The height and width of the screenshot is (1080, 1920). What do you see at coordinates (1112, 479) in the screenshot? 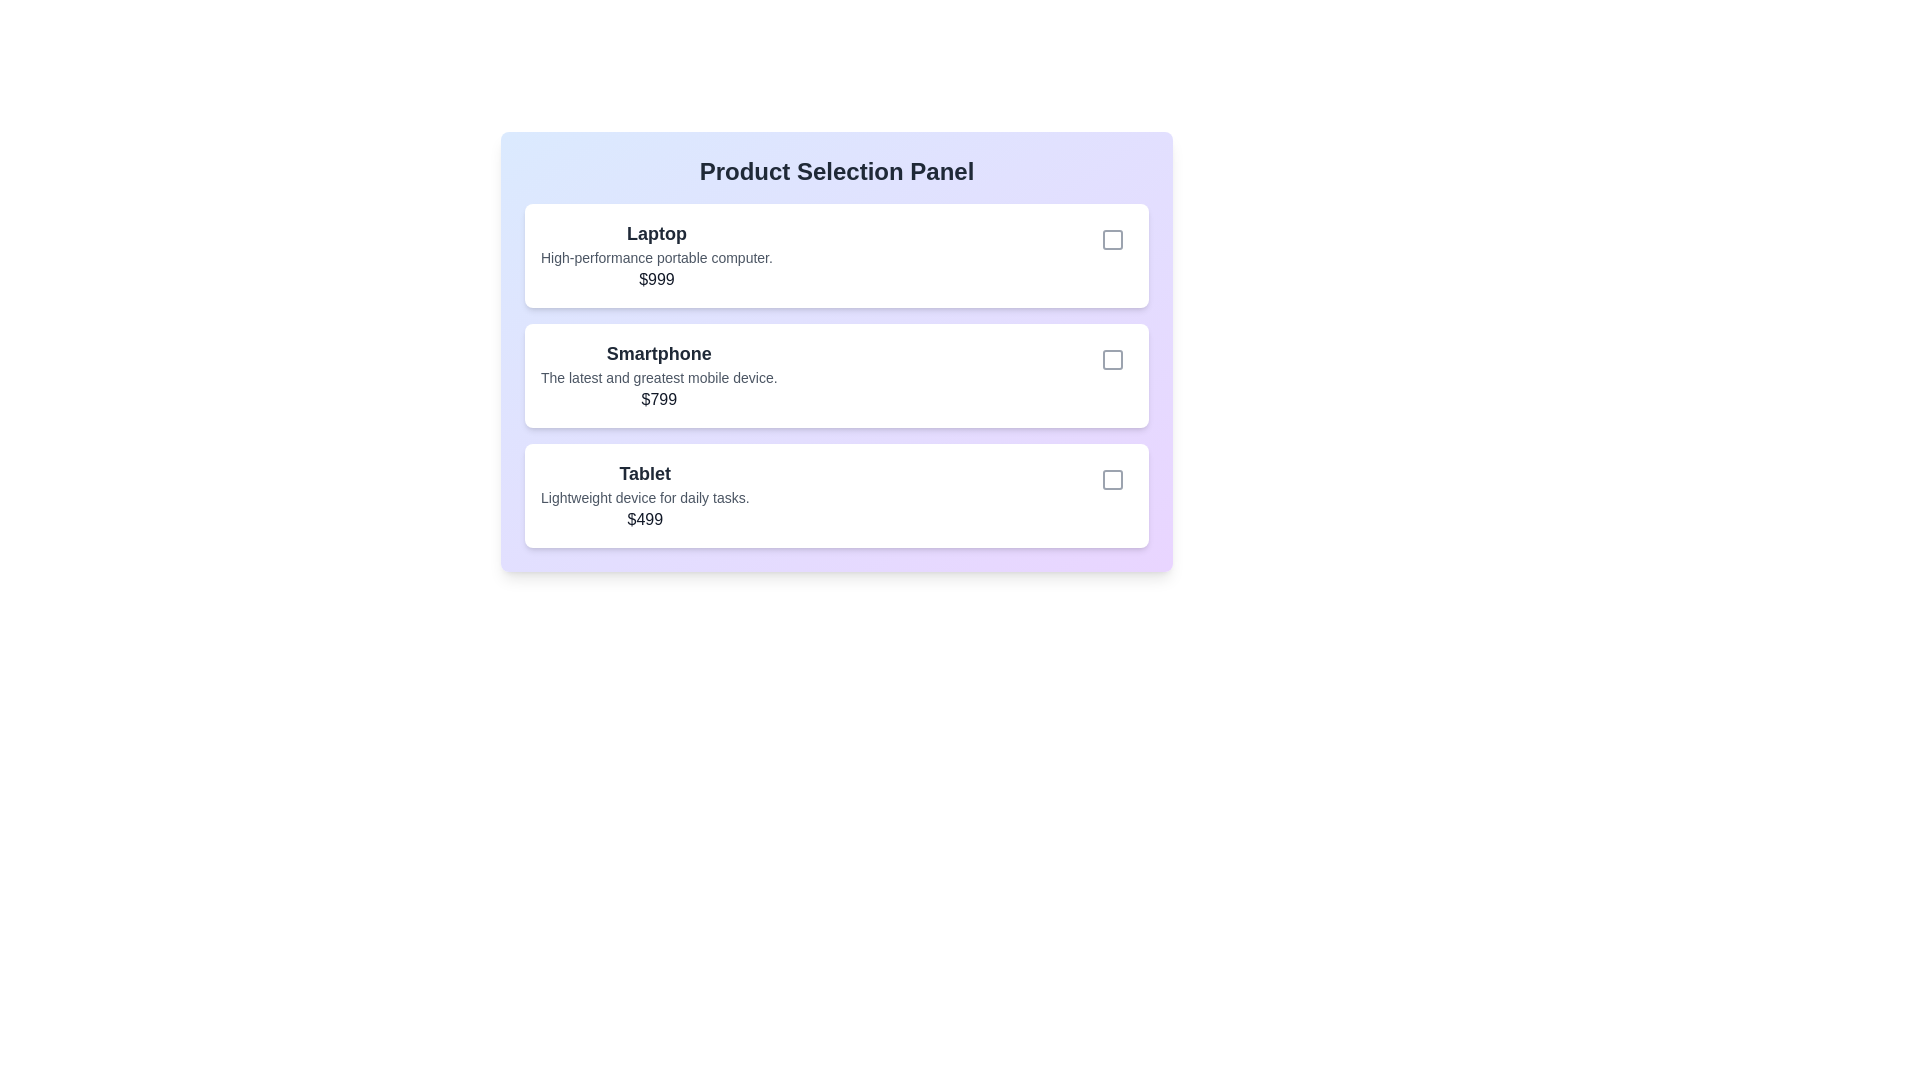
I see `the product identified by Tablet` at bounding box center [1112, 479].